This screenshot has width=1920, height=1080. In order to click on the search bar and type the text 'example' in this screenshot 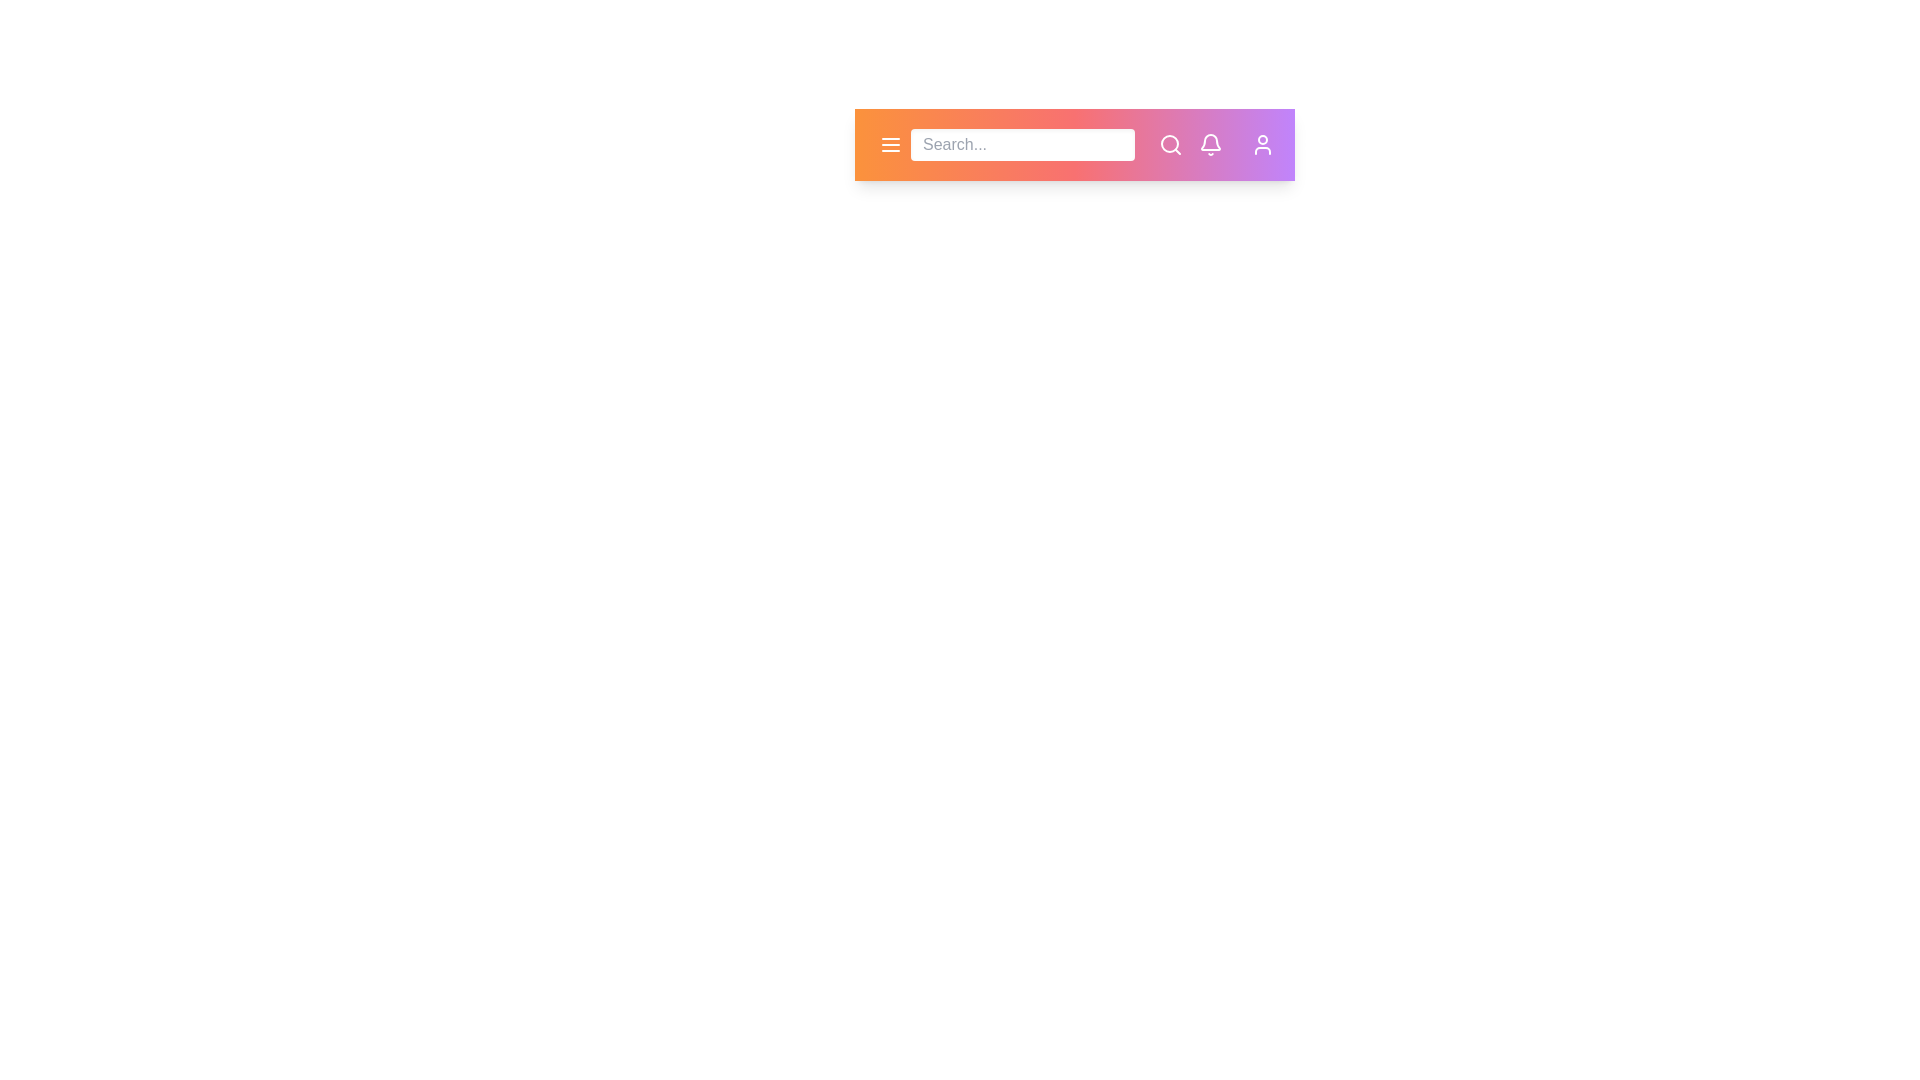, I will do `click(1022, 144)`.